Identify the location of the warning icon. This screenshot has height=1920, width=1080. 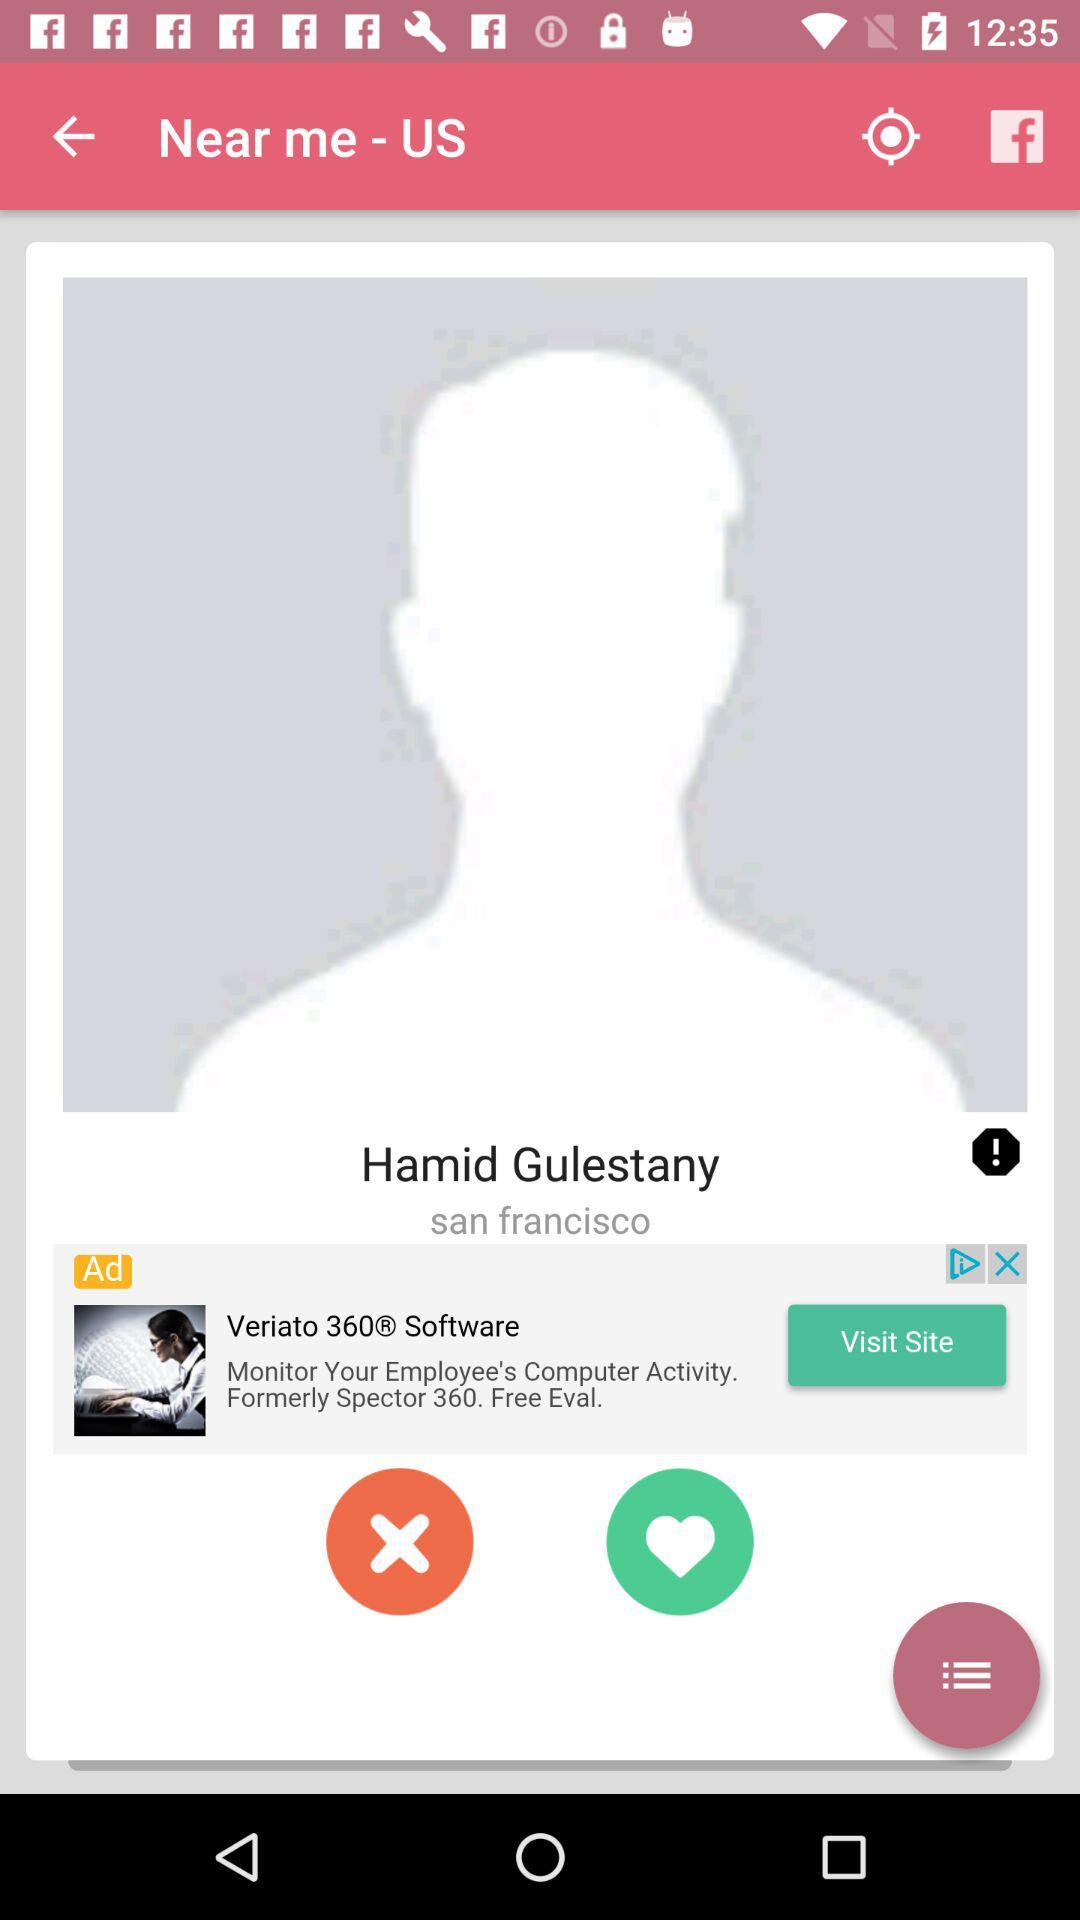
(995, 1152).